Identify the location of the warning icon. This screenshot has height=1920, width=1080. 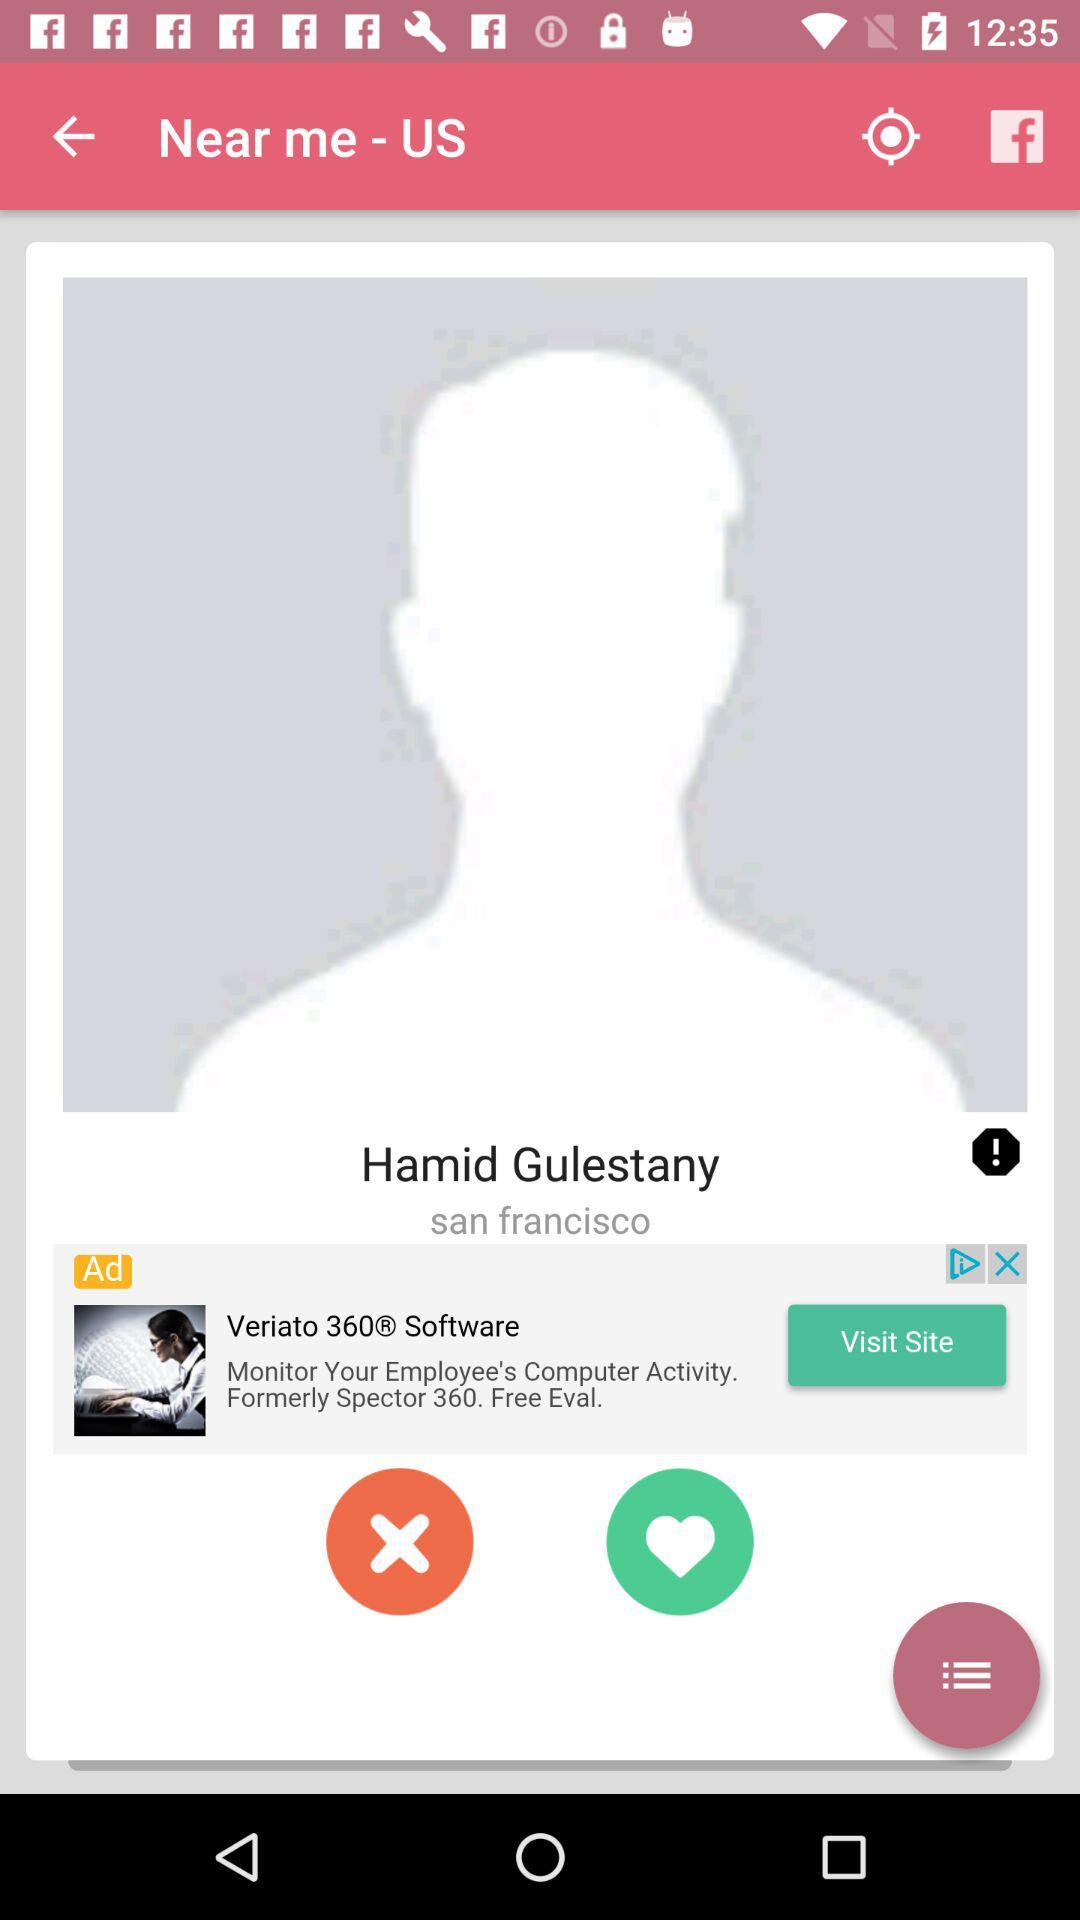
(995, 1152).